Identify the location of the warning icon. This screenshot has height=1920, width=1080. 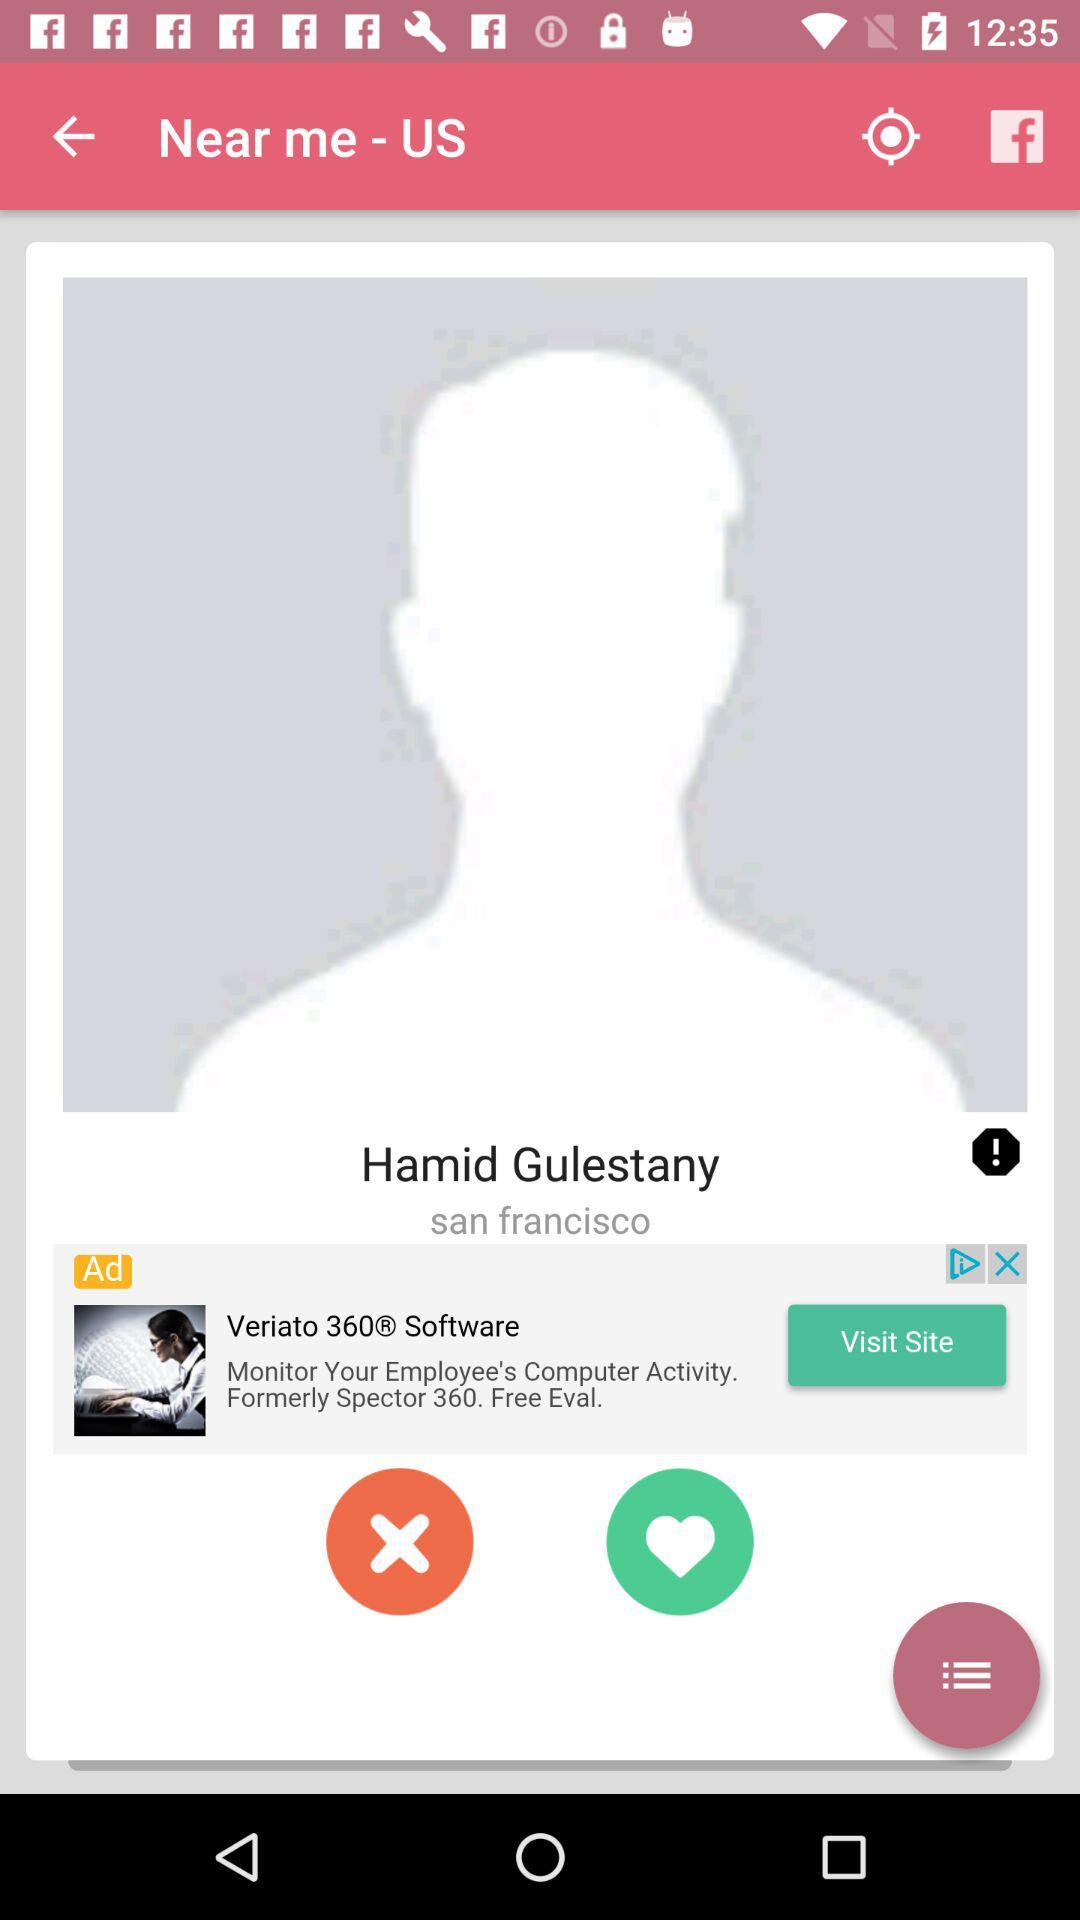
(995, 1152).